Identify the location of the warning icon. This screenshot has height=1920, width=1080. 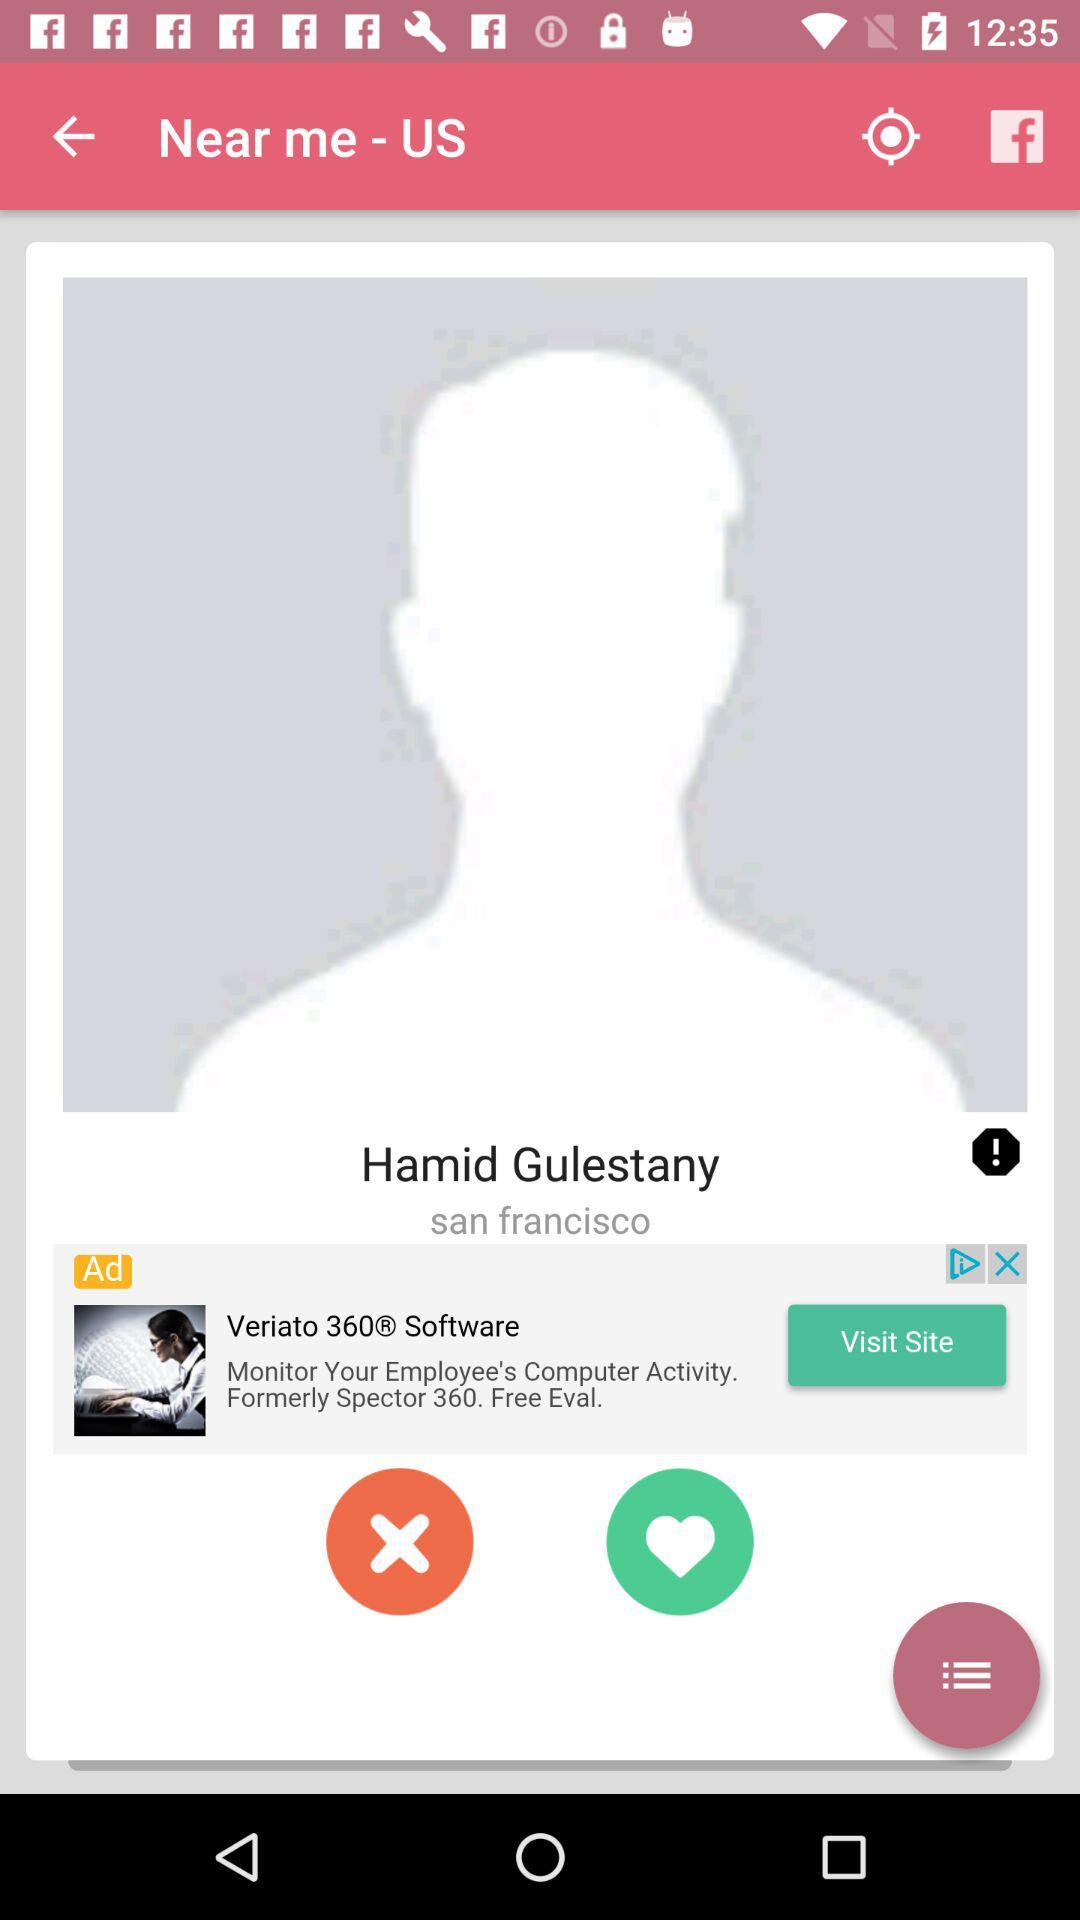
(995, 1152).